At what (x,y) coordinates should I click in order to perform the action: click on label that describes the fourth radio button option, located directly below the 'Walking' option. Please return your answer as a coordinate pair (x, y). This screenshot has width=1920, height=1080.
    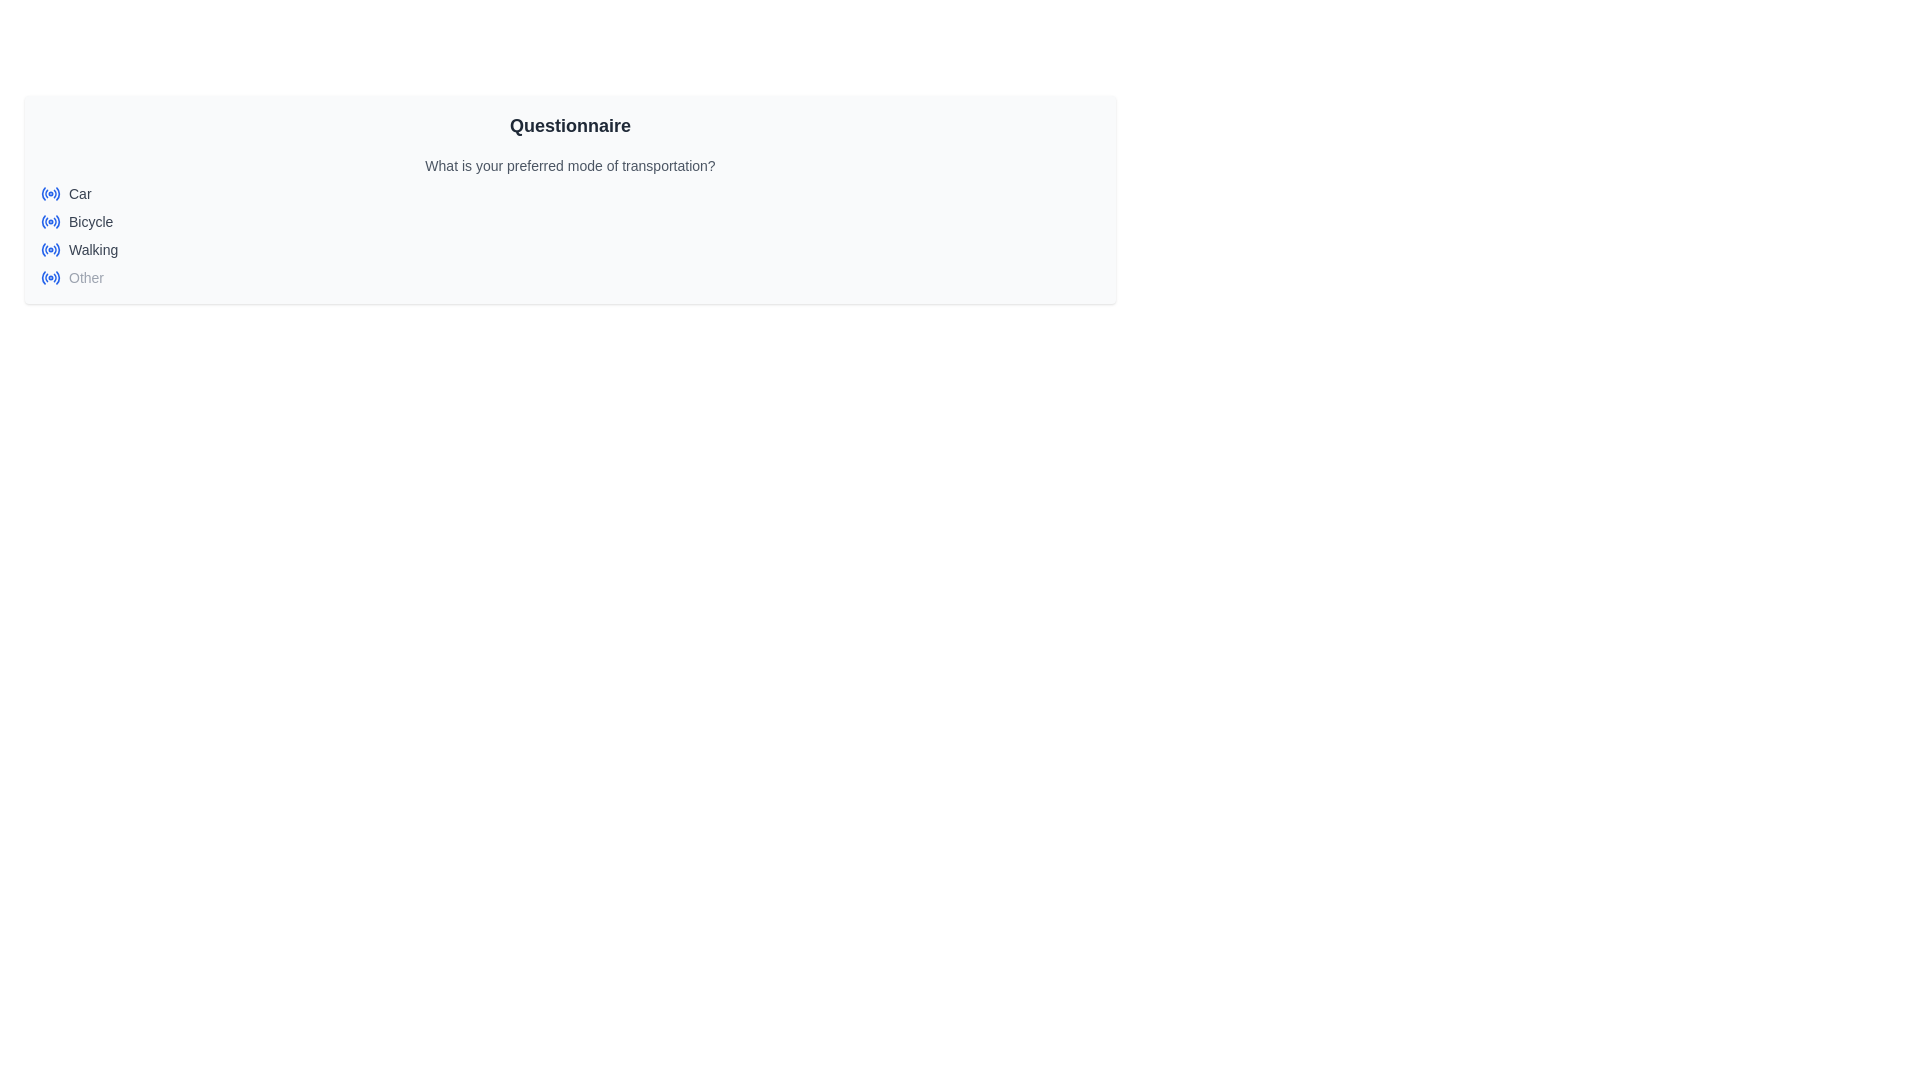
    Looking at the image, I should click on (85, 277).